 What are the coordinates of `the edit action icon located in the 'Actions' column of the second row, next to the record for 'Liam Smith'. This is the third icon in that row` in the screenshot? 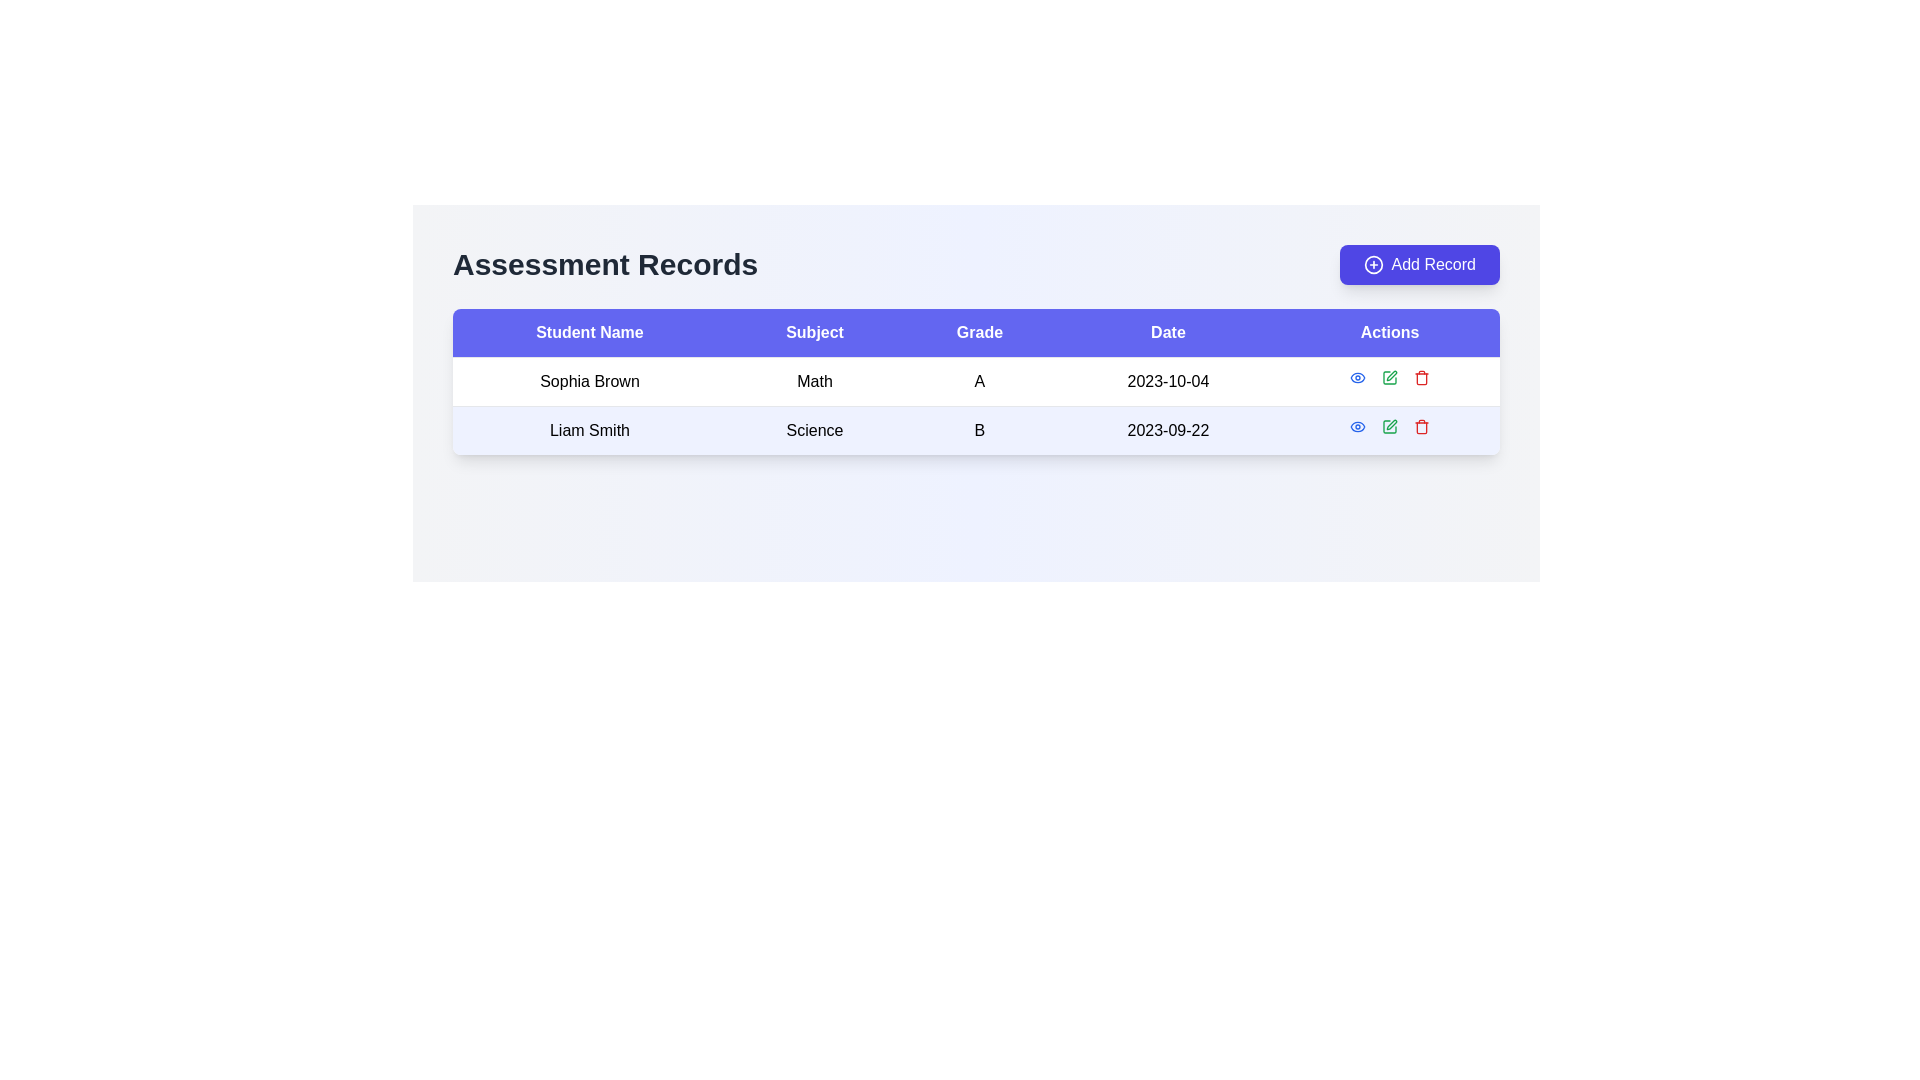 It's located at (1389, 378).